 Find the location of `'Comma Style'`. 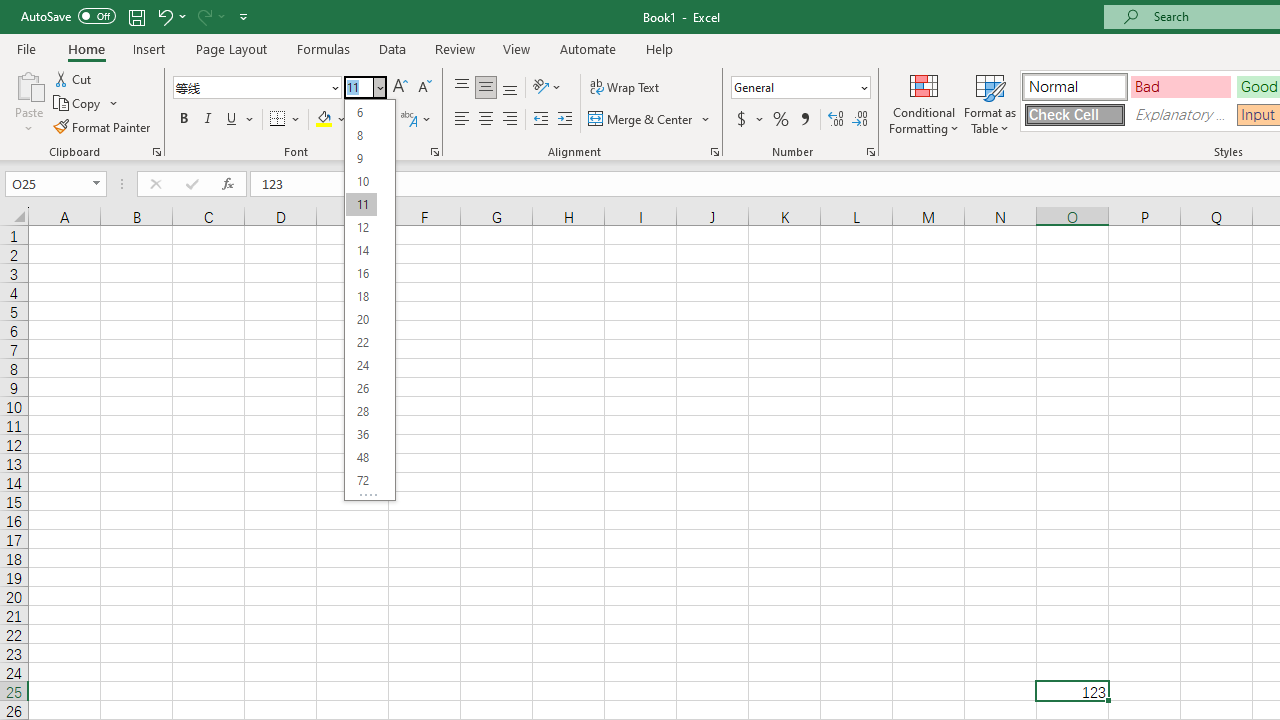

'Comma Style' is located at coordinates (805, 119).